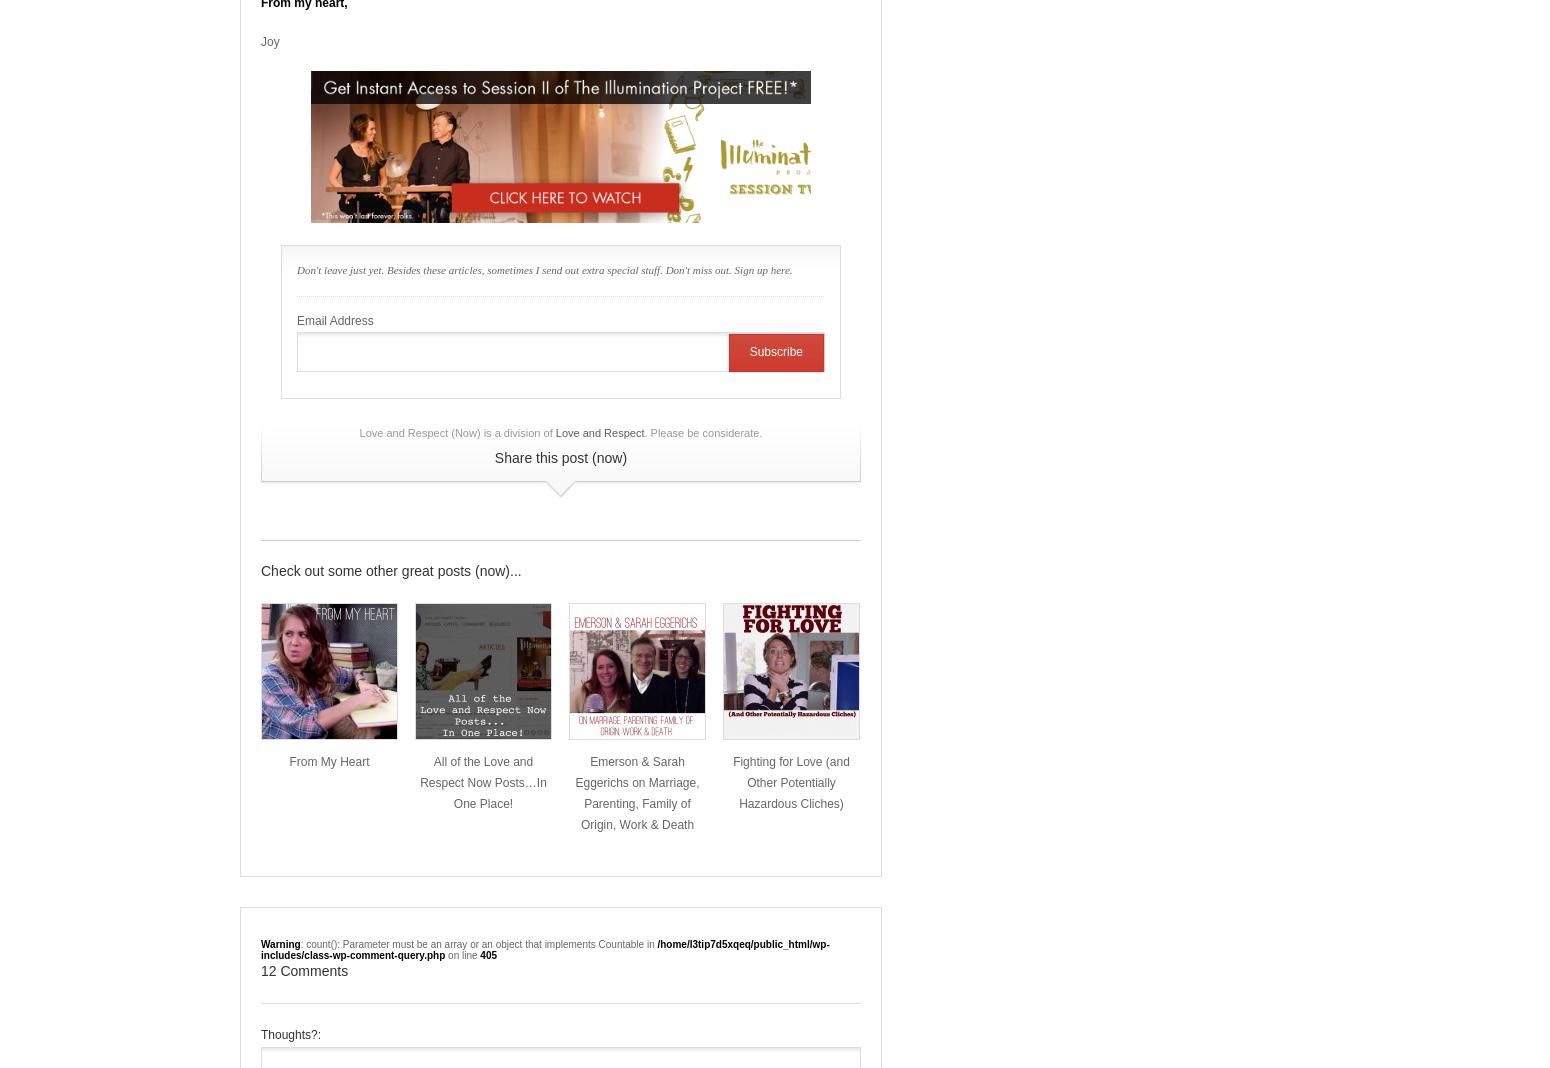 The height and width of the screenshot is (1068, 1550). What do you see at coordinates (296, 318) in the screenshot?
I see `'Email Address'` at bounding box center [296, 318].